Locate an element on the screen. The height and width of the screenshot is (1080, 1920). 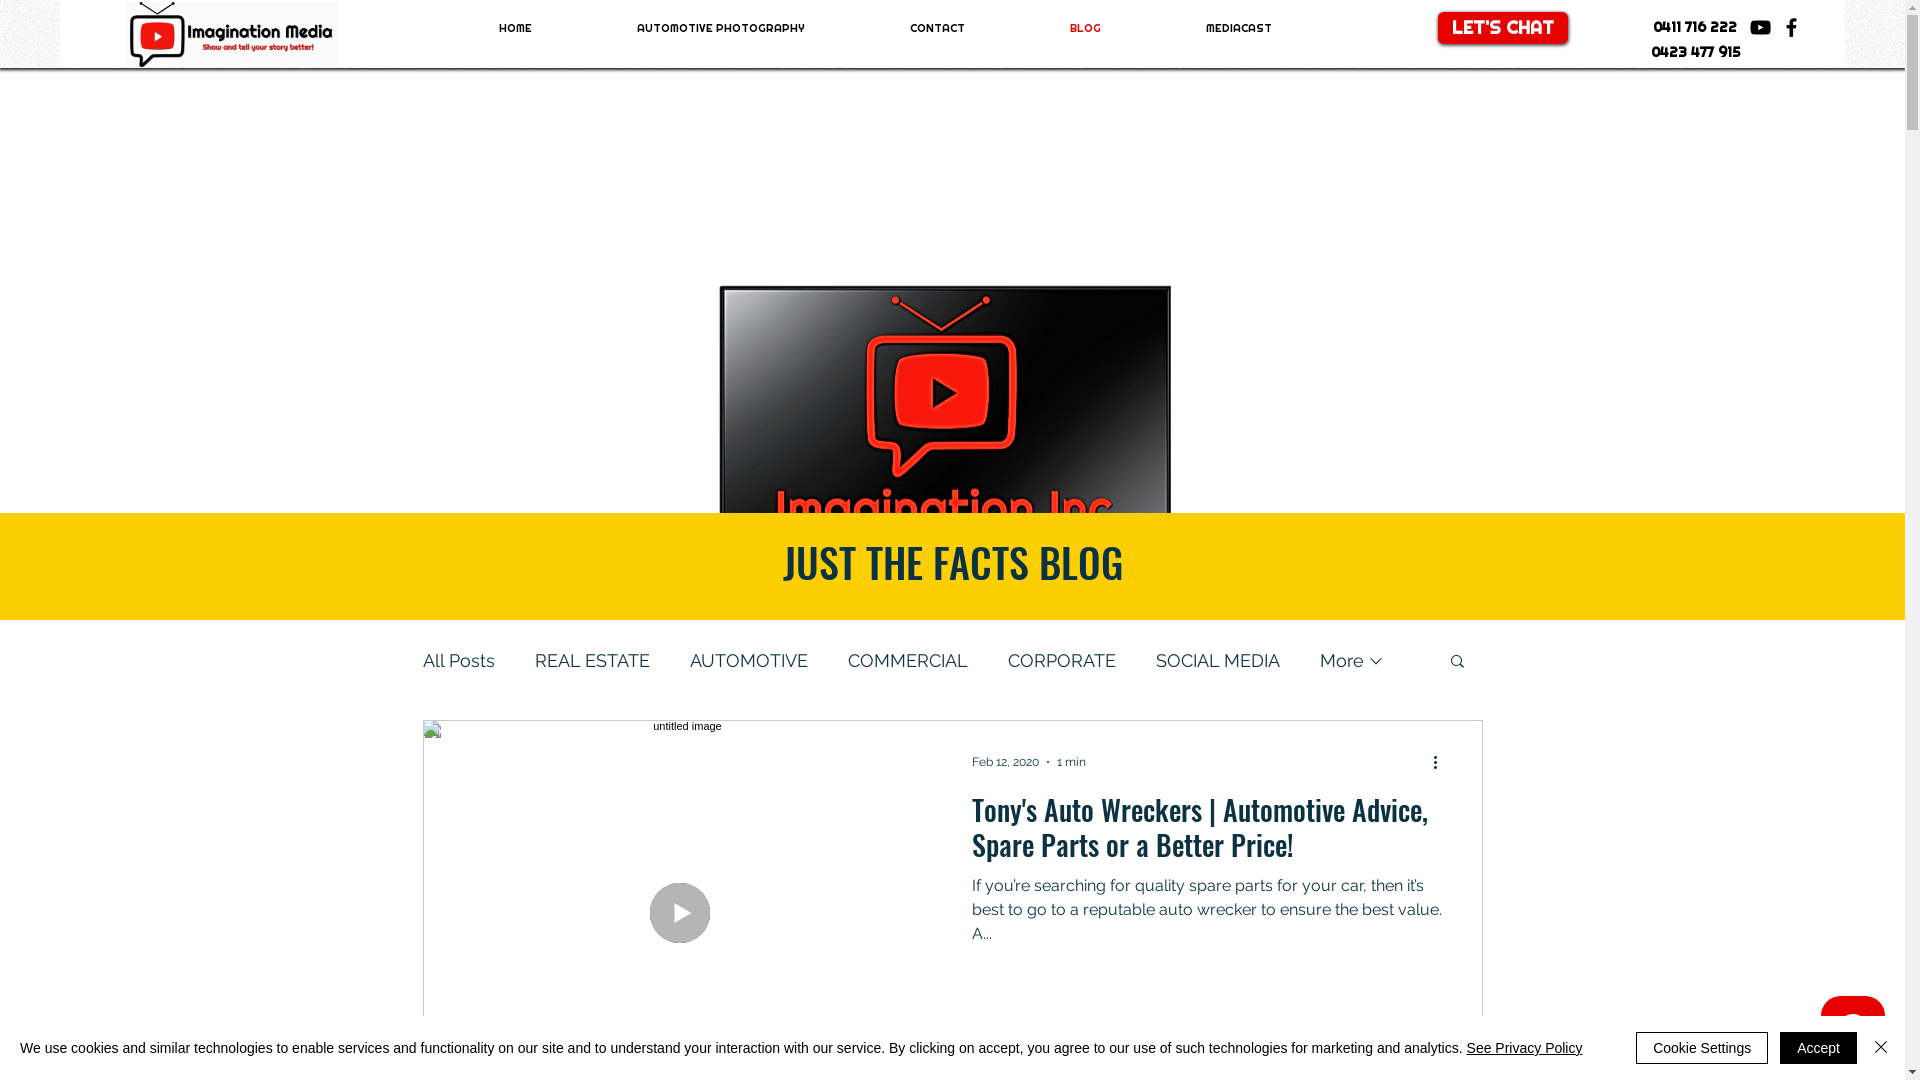
'AUTOMOTIVE PHOTOGRAPHY' is located at coordinates (720, 27).